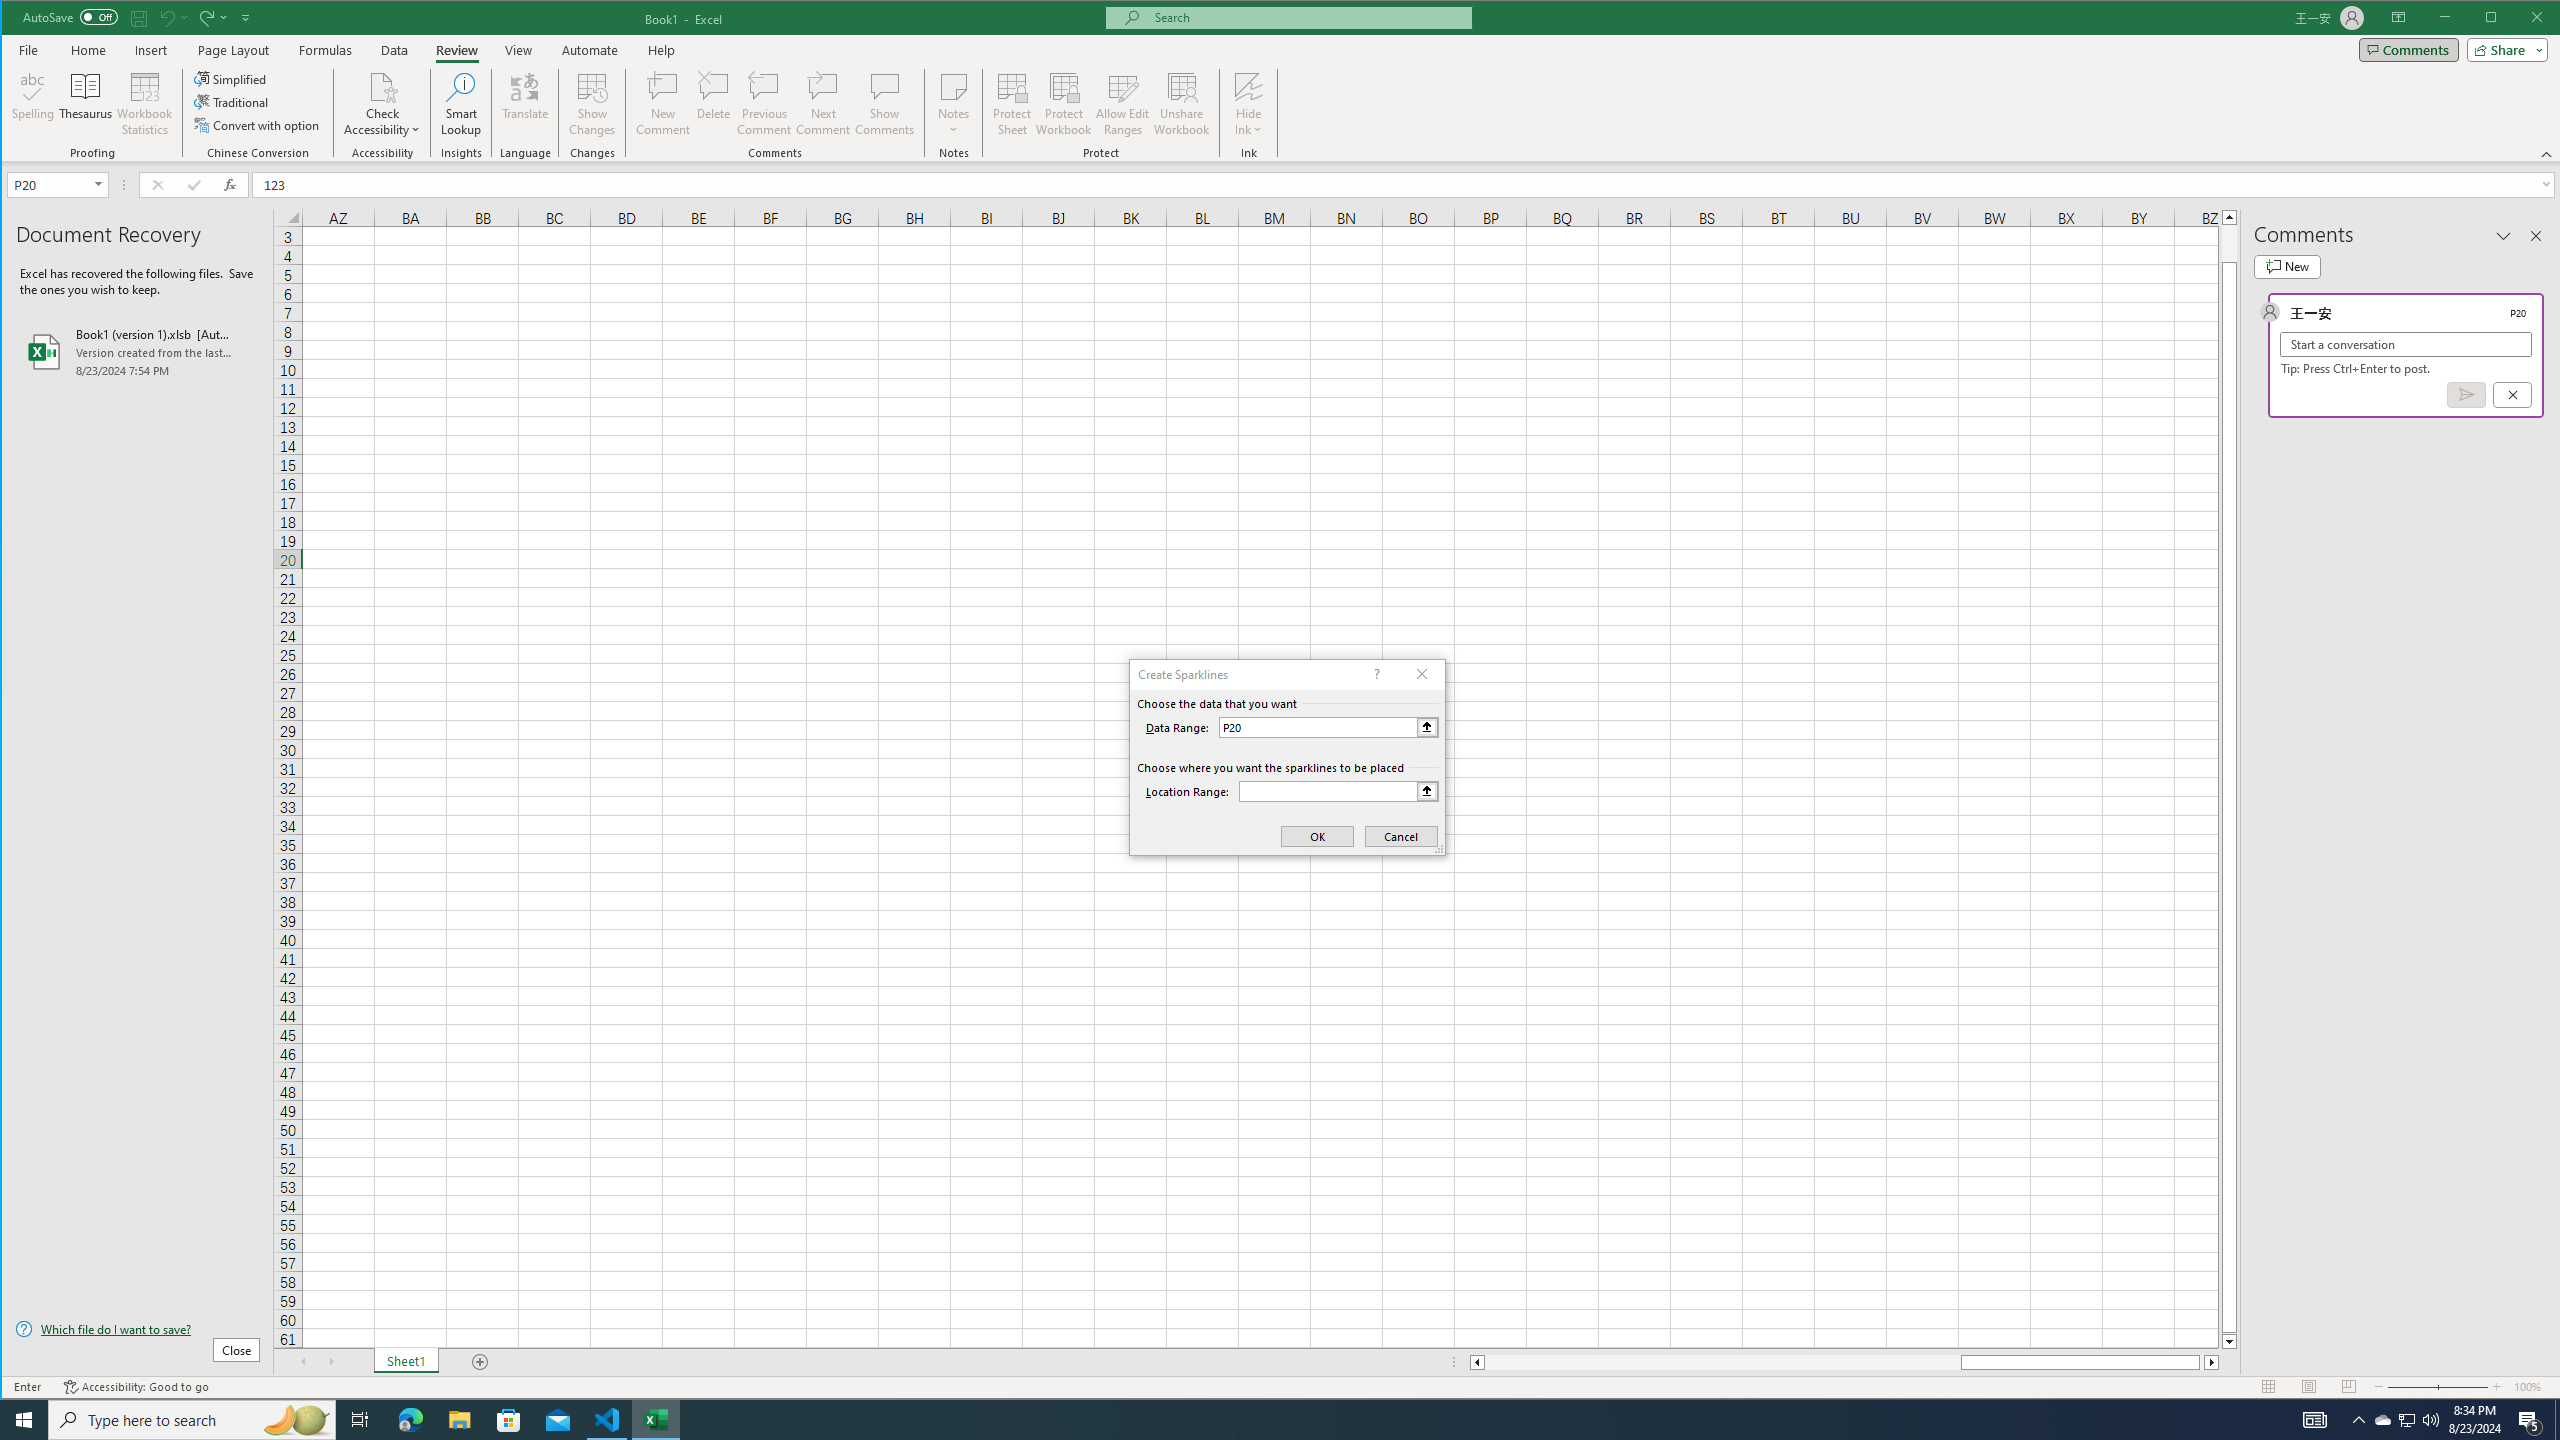 This screenshot has height=1440, width=2560. Describe the element at coordinates (2229, 242) in the screenshot. I see `'Page up'` at that location.